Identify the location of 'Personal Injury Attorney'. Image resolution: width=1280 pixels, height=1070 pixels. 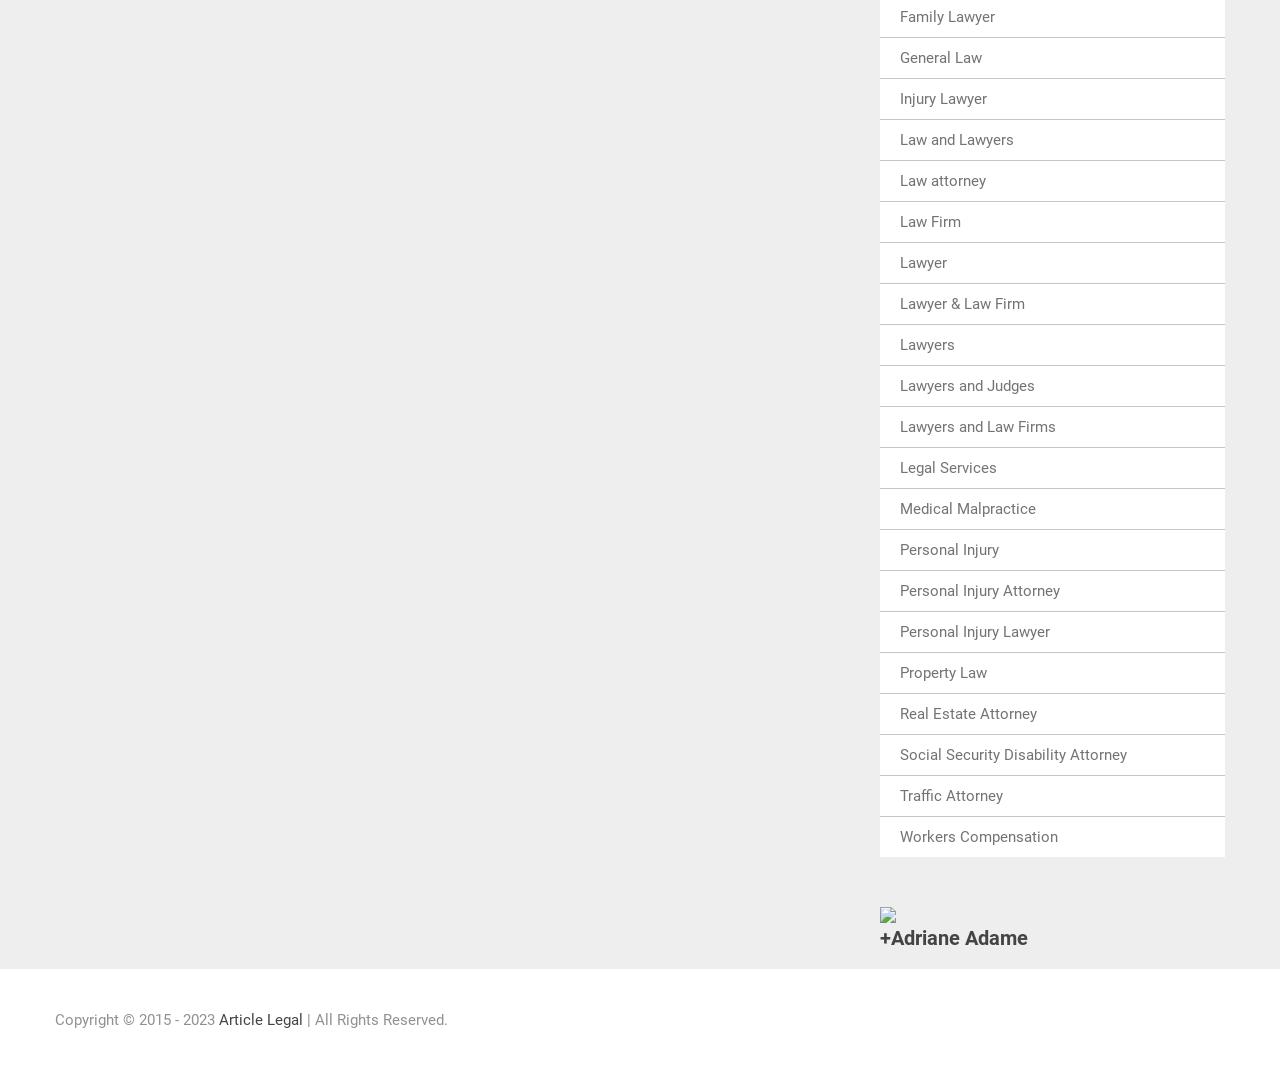
(979, 588).